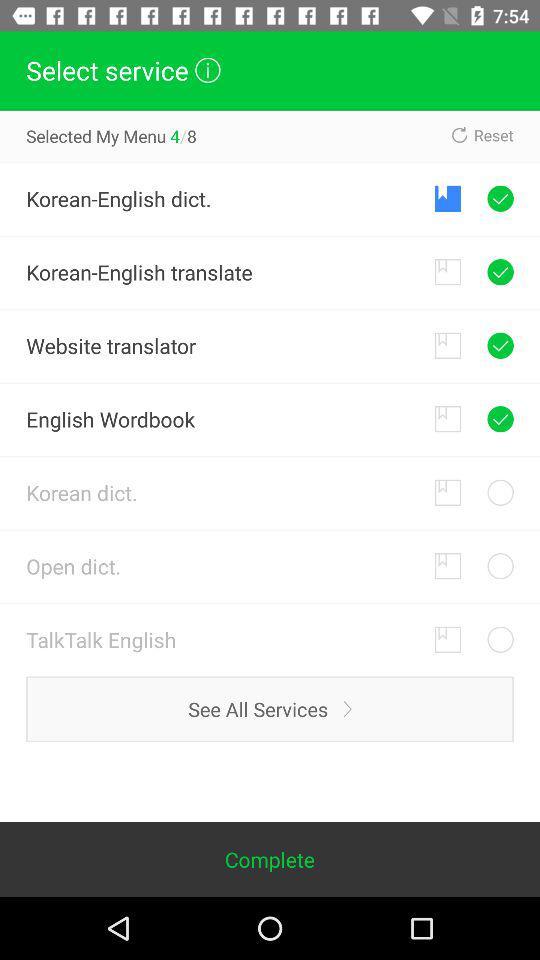 This screenshot has height=960, width=540. I want to click on the info icon, so click(206, 70).